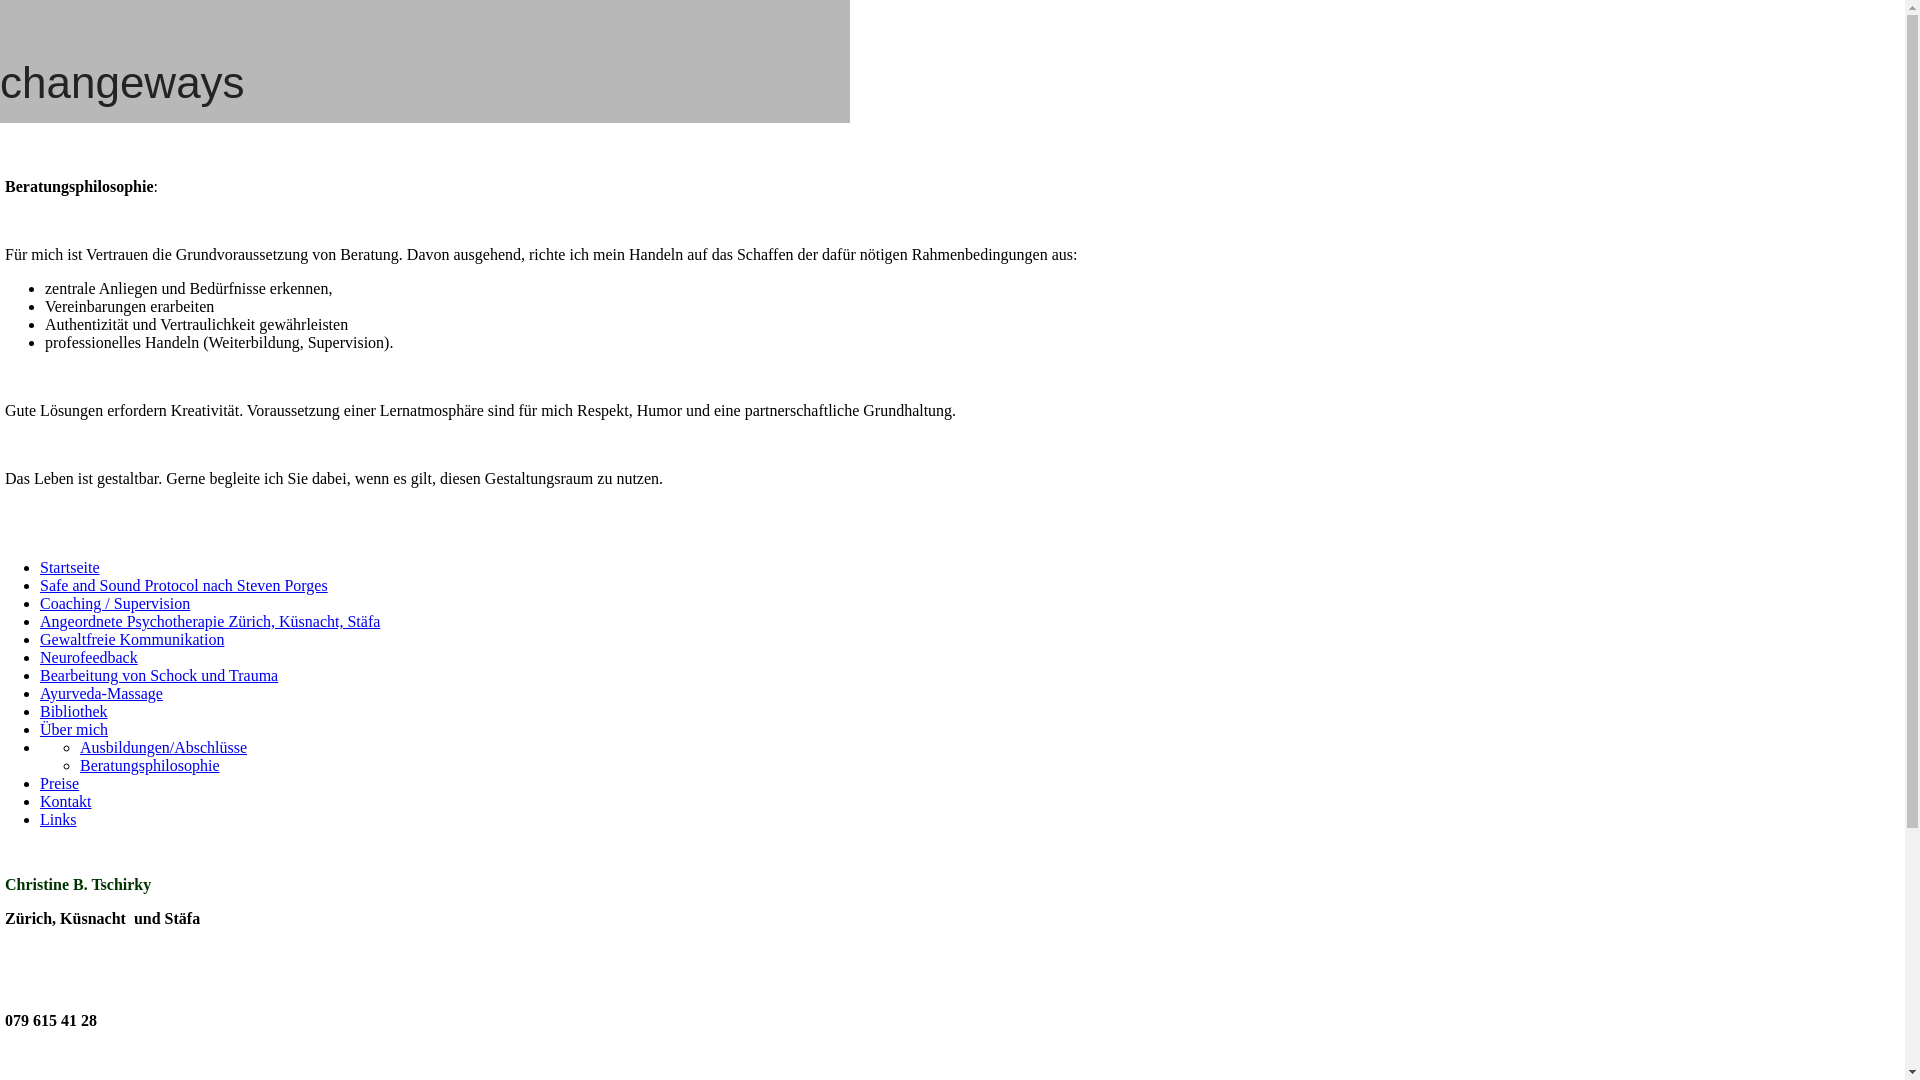 The image size is (1920, 1080). I want to click on 'Coaching / Supervision', so click(39, 602).